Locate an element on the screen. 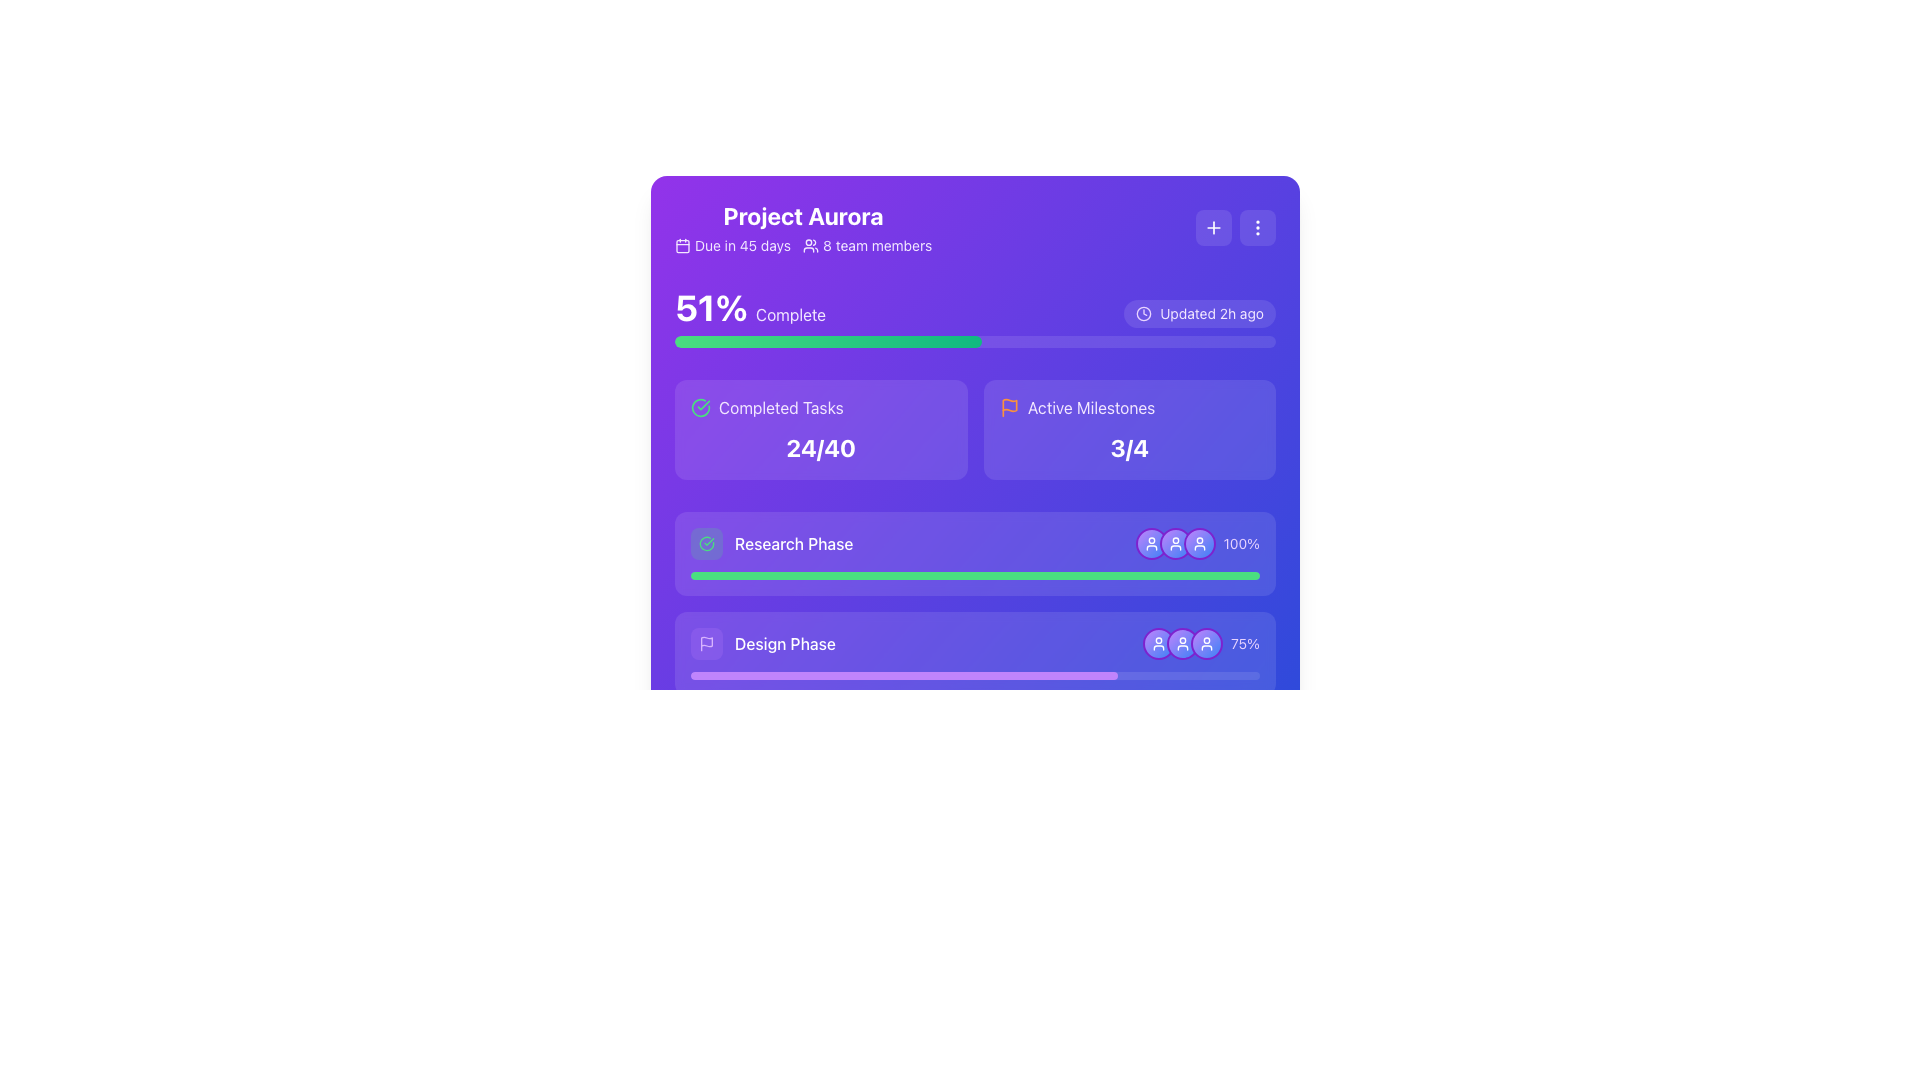 This screenshot has height=1080, width=1920. the Informational card displaying task completion progress ('24/40') located in the top-left section of the row, directly to the left of the 'Active Milestones' widget is located at coordinates (821, 428).